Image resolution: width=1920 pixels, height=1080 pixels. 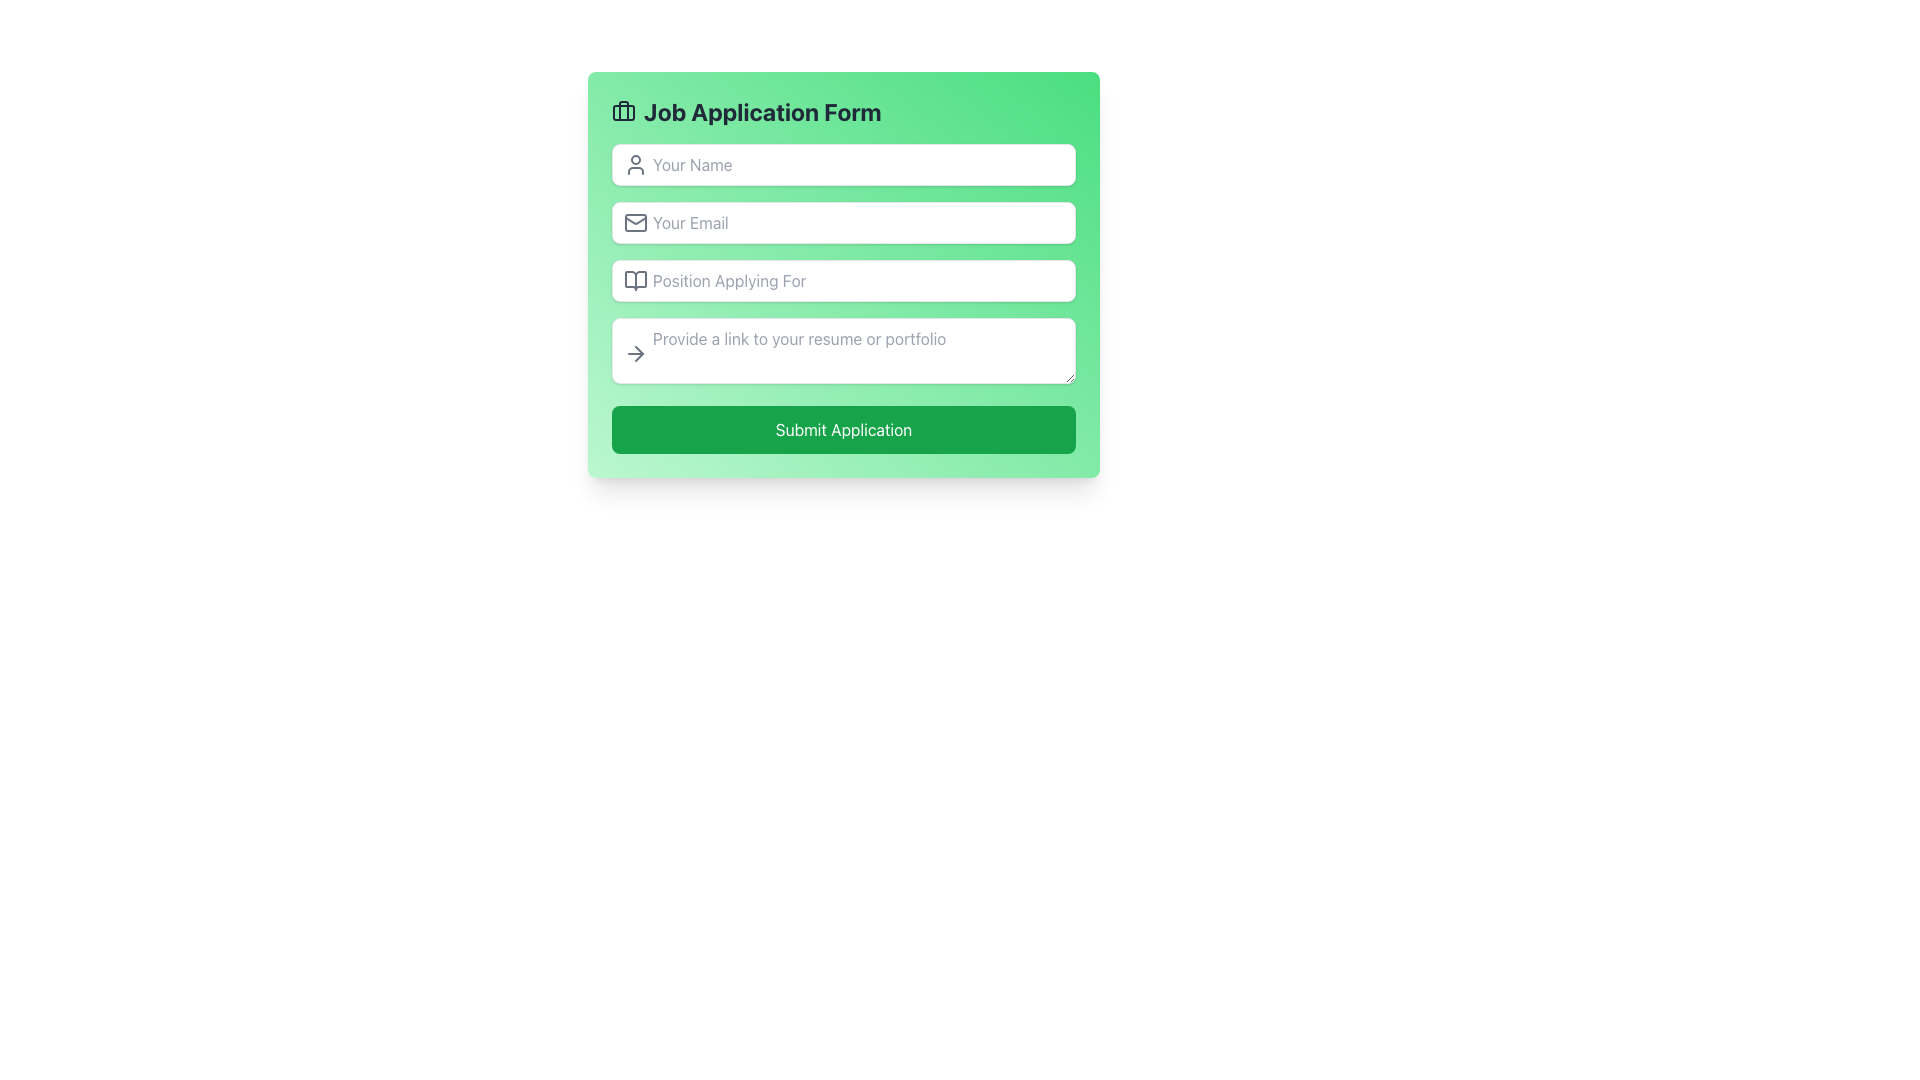 What do you see at coordinates (634, 223) in the screenshot?
I see `the rounded rectangular envelope icon located to the left of the 'Your Email' input field` at bounding box center [634, 223].